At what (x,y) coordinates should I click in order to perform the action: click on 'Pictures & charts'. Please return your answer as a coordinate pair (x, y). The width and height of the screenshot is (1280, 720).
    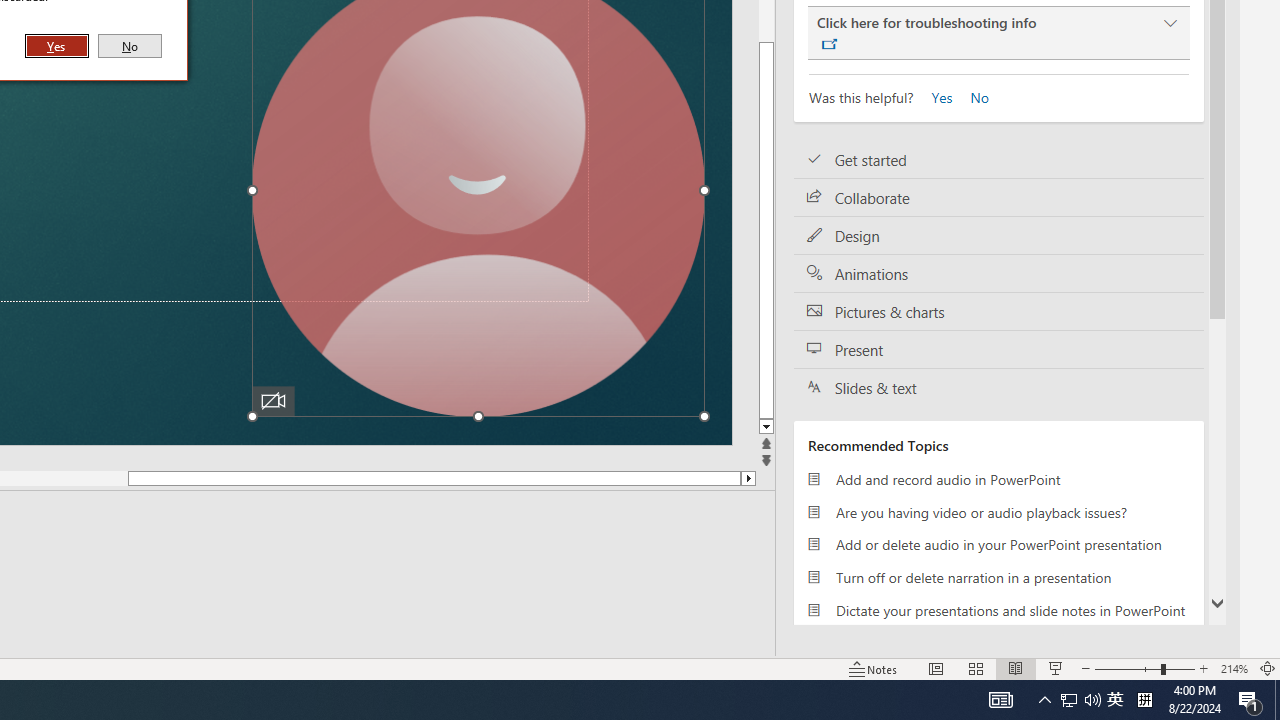
    Looking at the image, I should click on (999, 312).